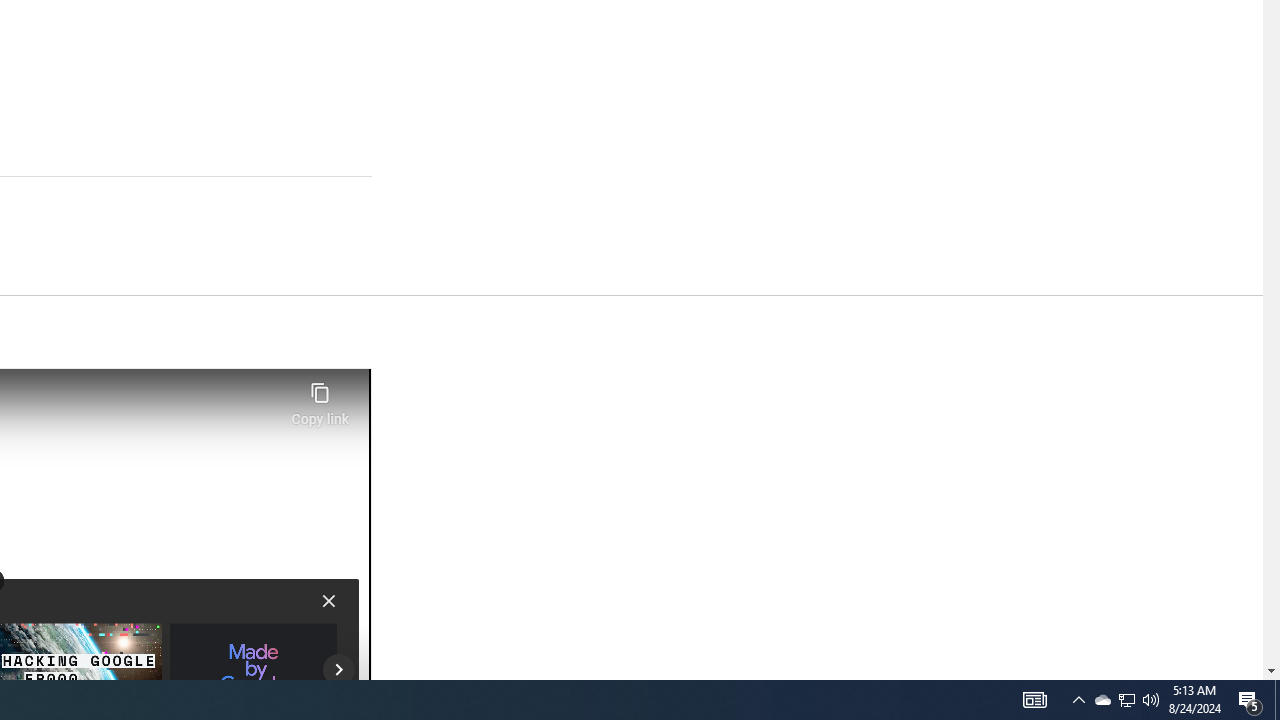 The image size is (1280, 720). Describe the element at coordinates (320, 398) in the screenshot. I see `'Copy link'` at that location.